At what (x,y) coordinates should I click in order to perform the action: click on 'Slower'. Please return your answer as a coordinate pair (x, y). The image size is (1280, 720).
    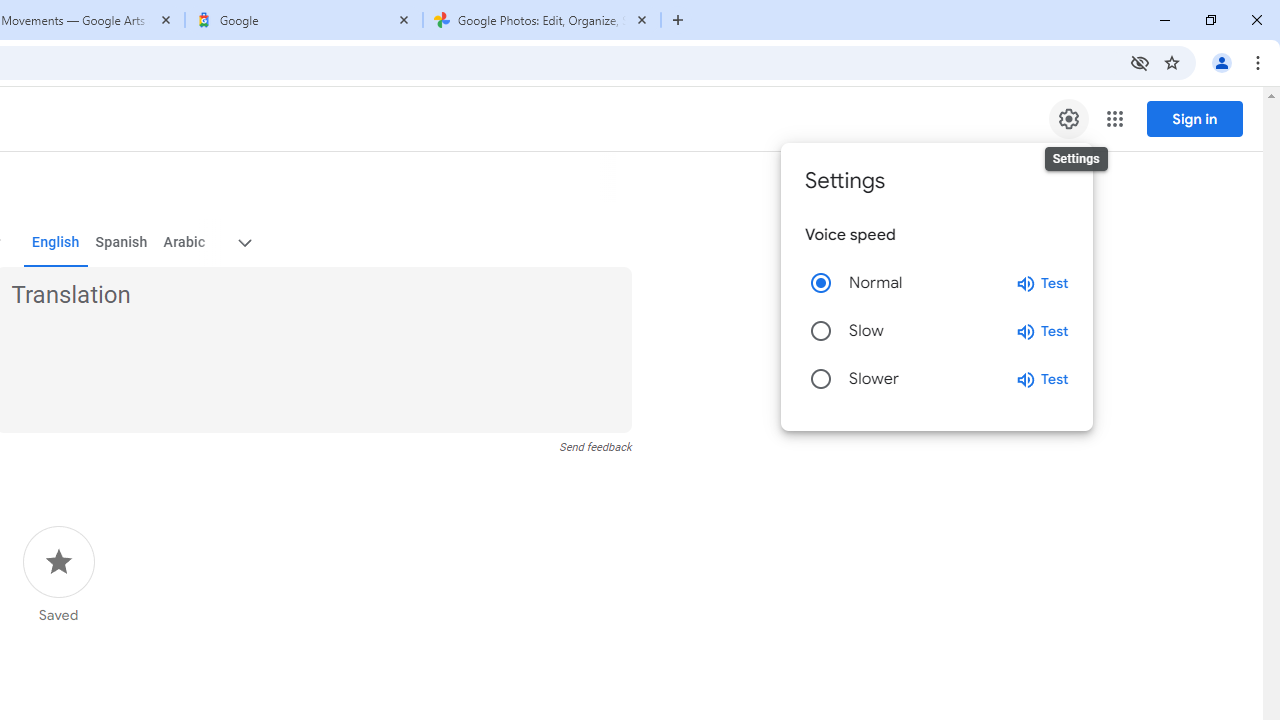
    Looking at the image, I should click on (821, 379).